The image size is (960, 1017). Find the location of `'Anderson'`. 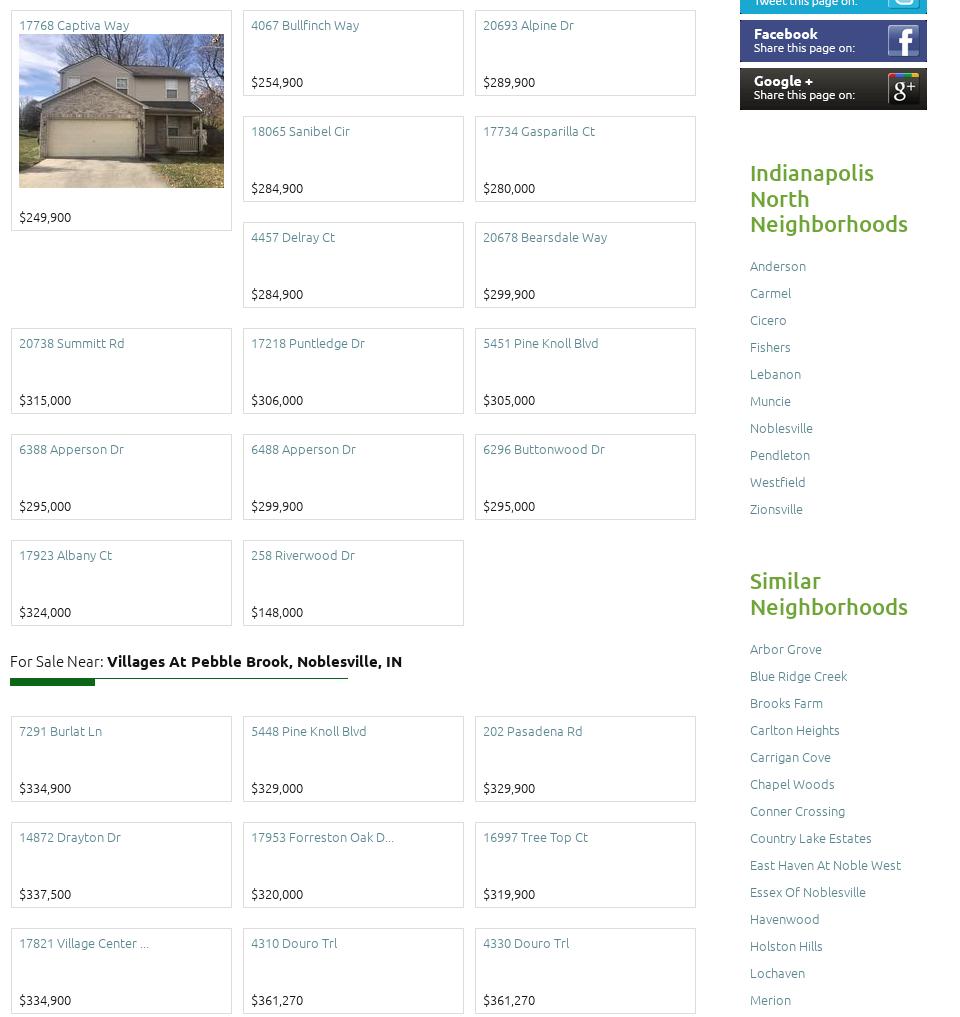

'Anderson' is located at coordinates (776, 264).